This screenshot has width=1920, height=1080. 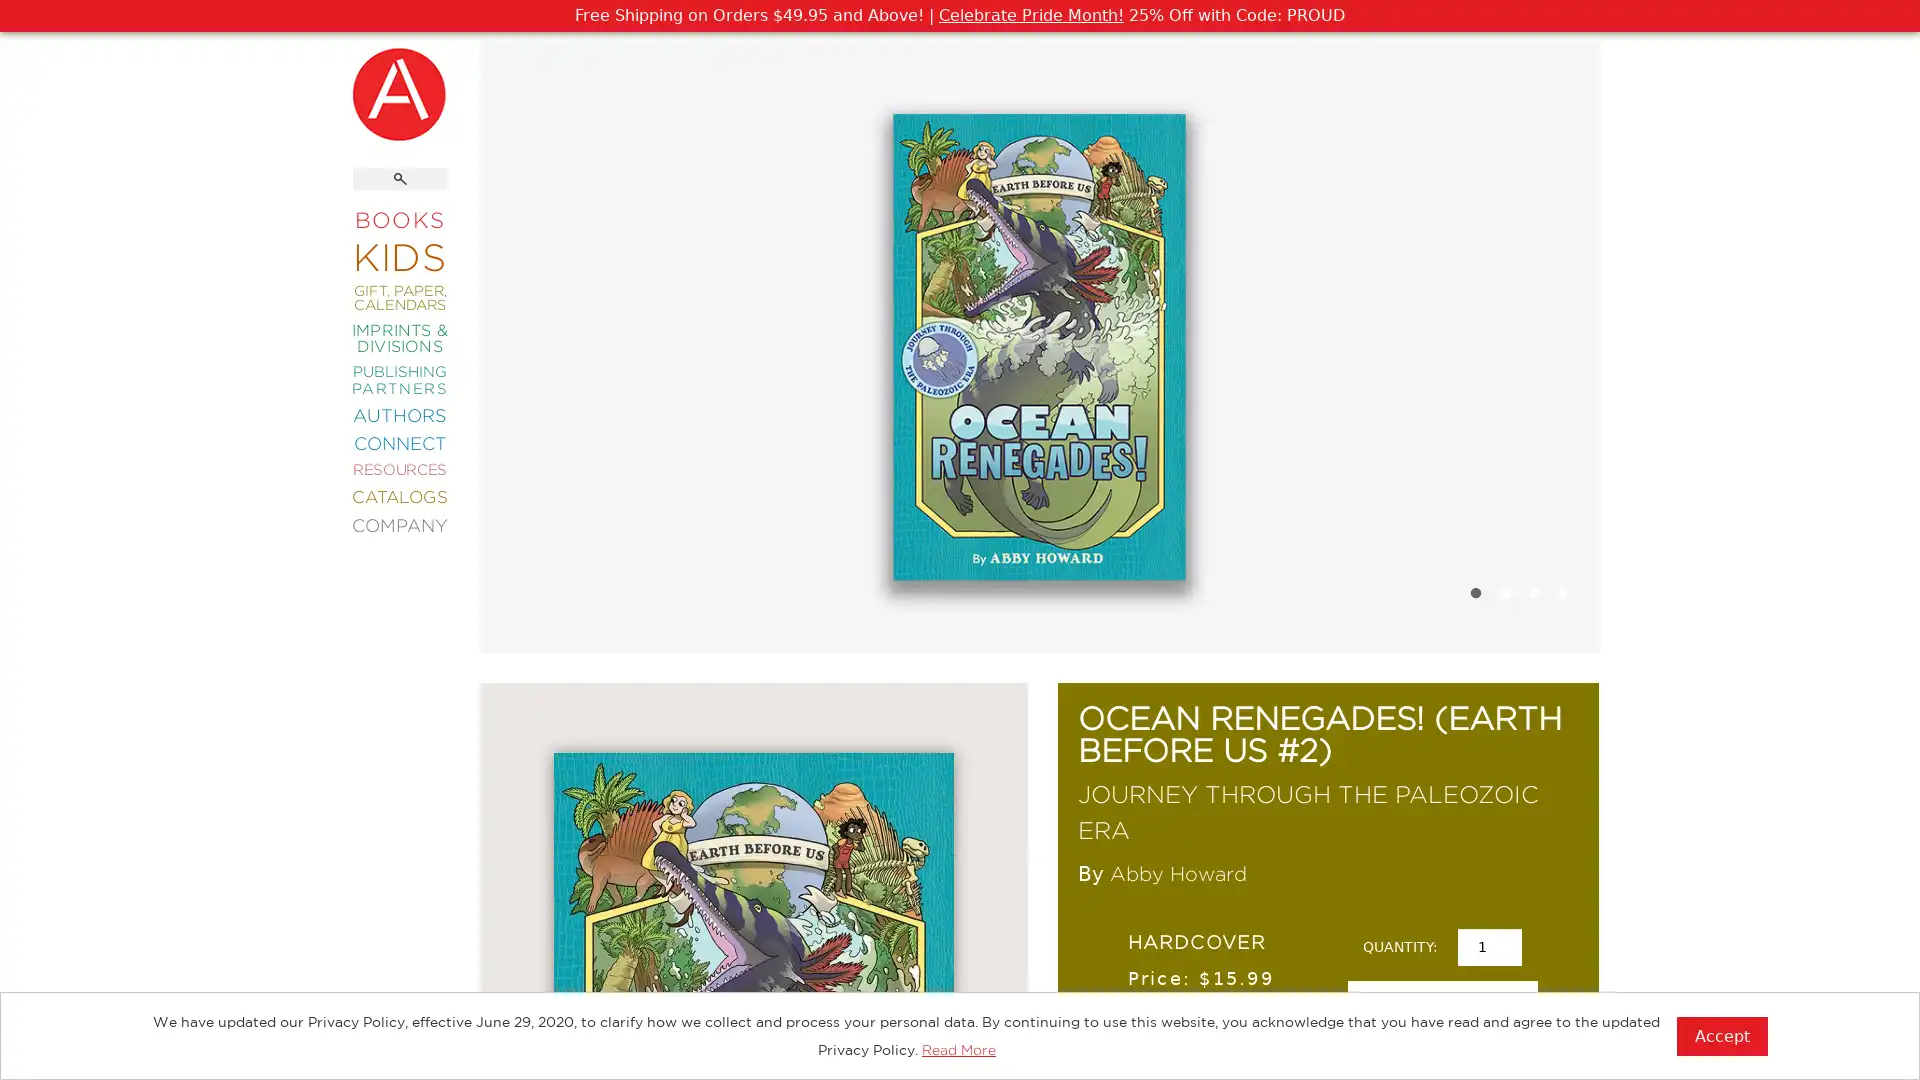 I want to click on Accept?, so click(x=1721, y=1035).